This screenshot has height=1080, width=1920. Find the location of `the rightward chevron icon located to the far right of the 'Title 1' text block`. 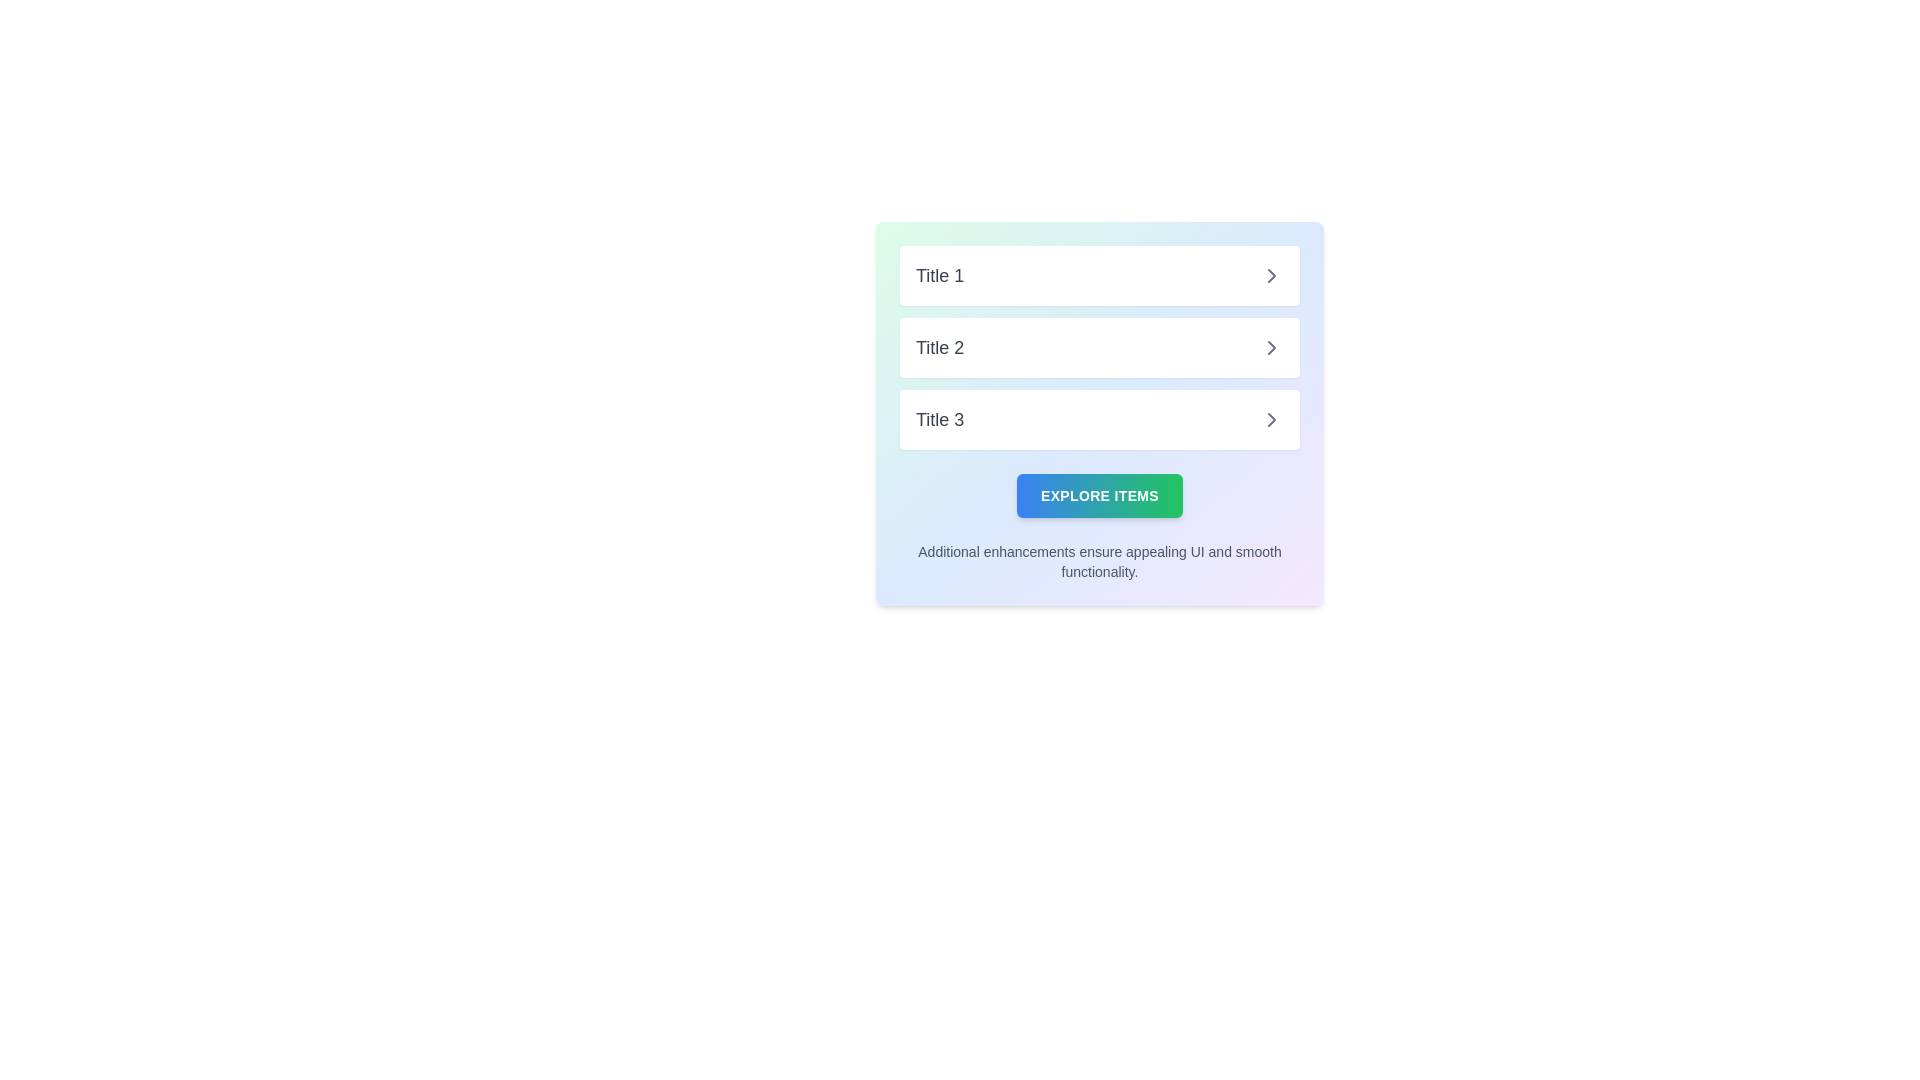

the rightward chevron icon located to the far right of the 'Title 1' text block is located at coordinates (1271, 276).